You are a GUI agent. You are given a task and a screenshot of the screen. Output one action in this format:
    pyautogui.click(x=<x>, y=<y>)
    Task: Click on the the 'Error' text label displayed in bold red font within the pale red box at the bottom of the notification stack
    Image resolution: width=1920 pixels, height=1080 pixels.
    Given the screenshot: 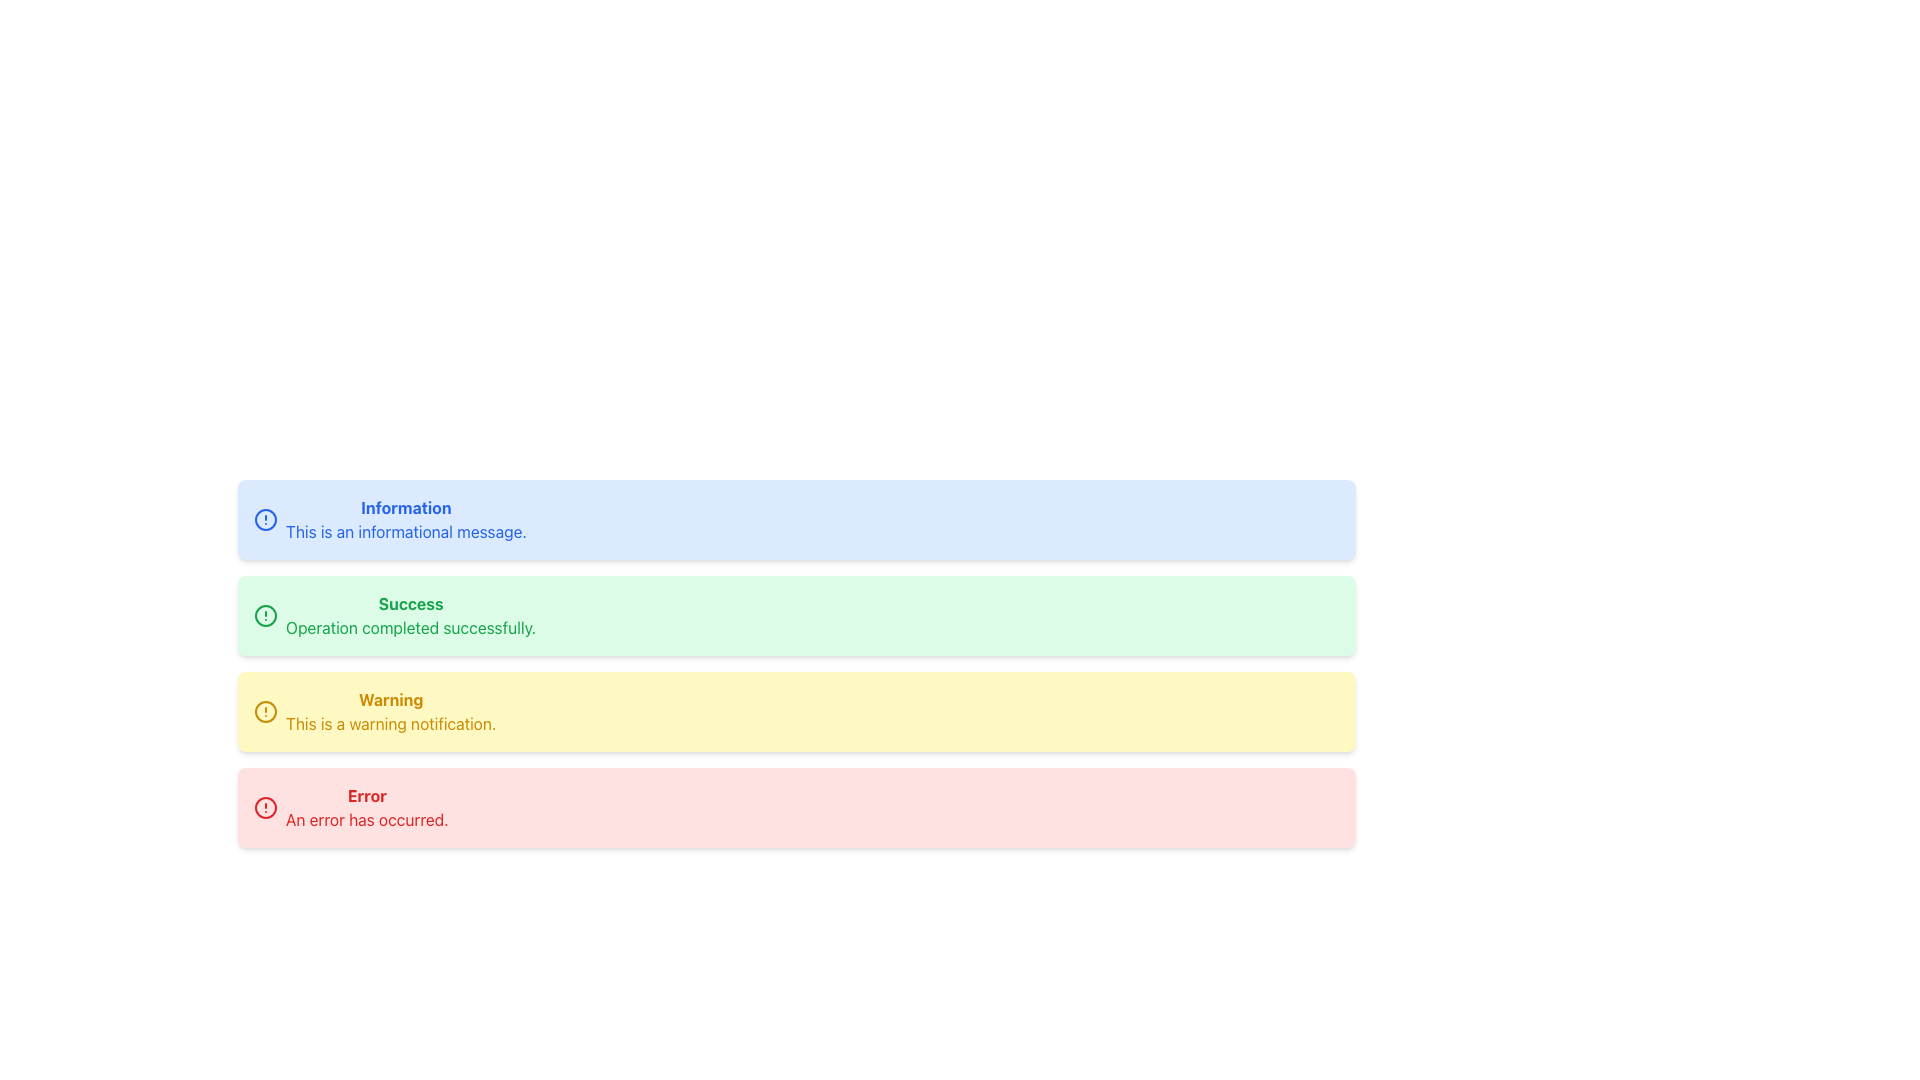 What is the action you would take?
    pyautogui.click(x=367, y=794)
    